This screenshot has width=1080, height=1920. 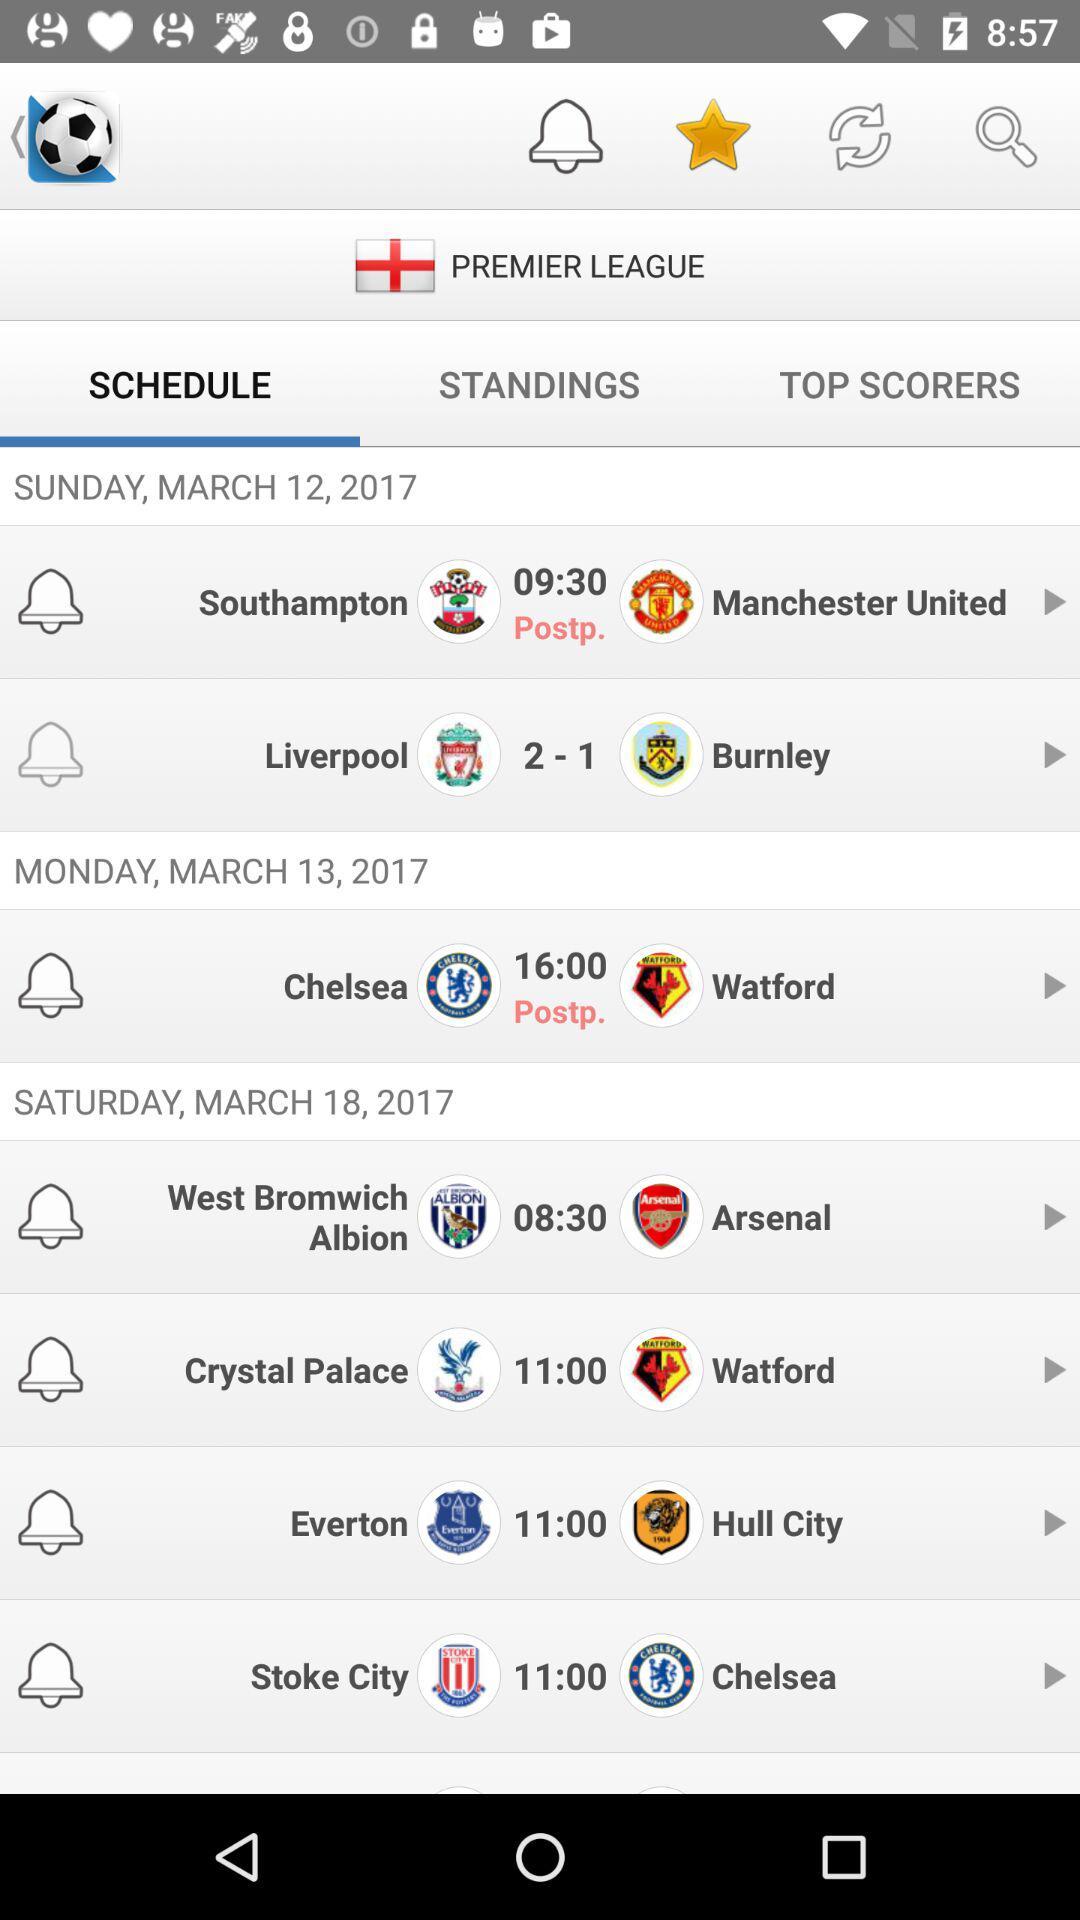 I want to click on item above premier league  item, so click(x=711, y=135).